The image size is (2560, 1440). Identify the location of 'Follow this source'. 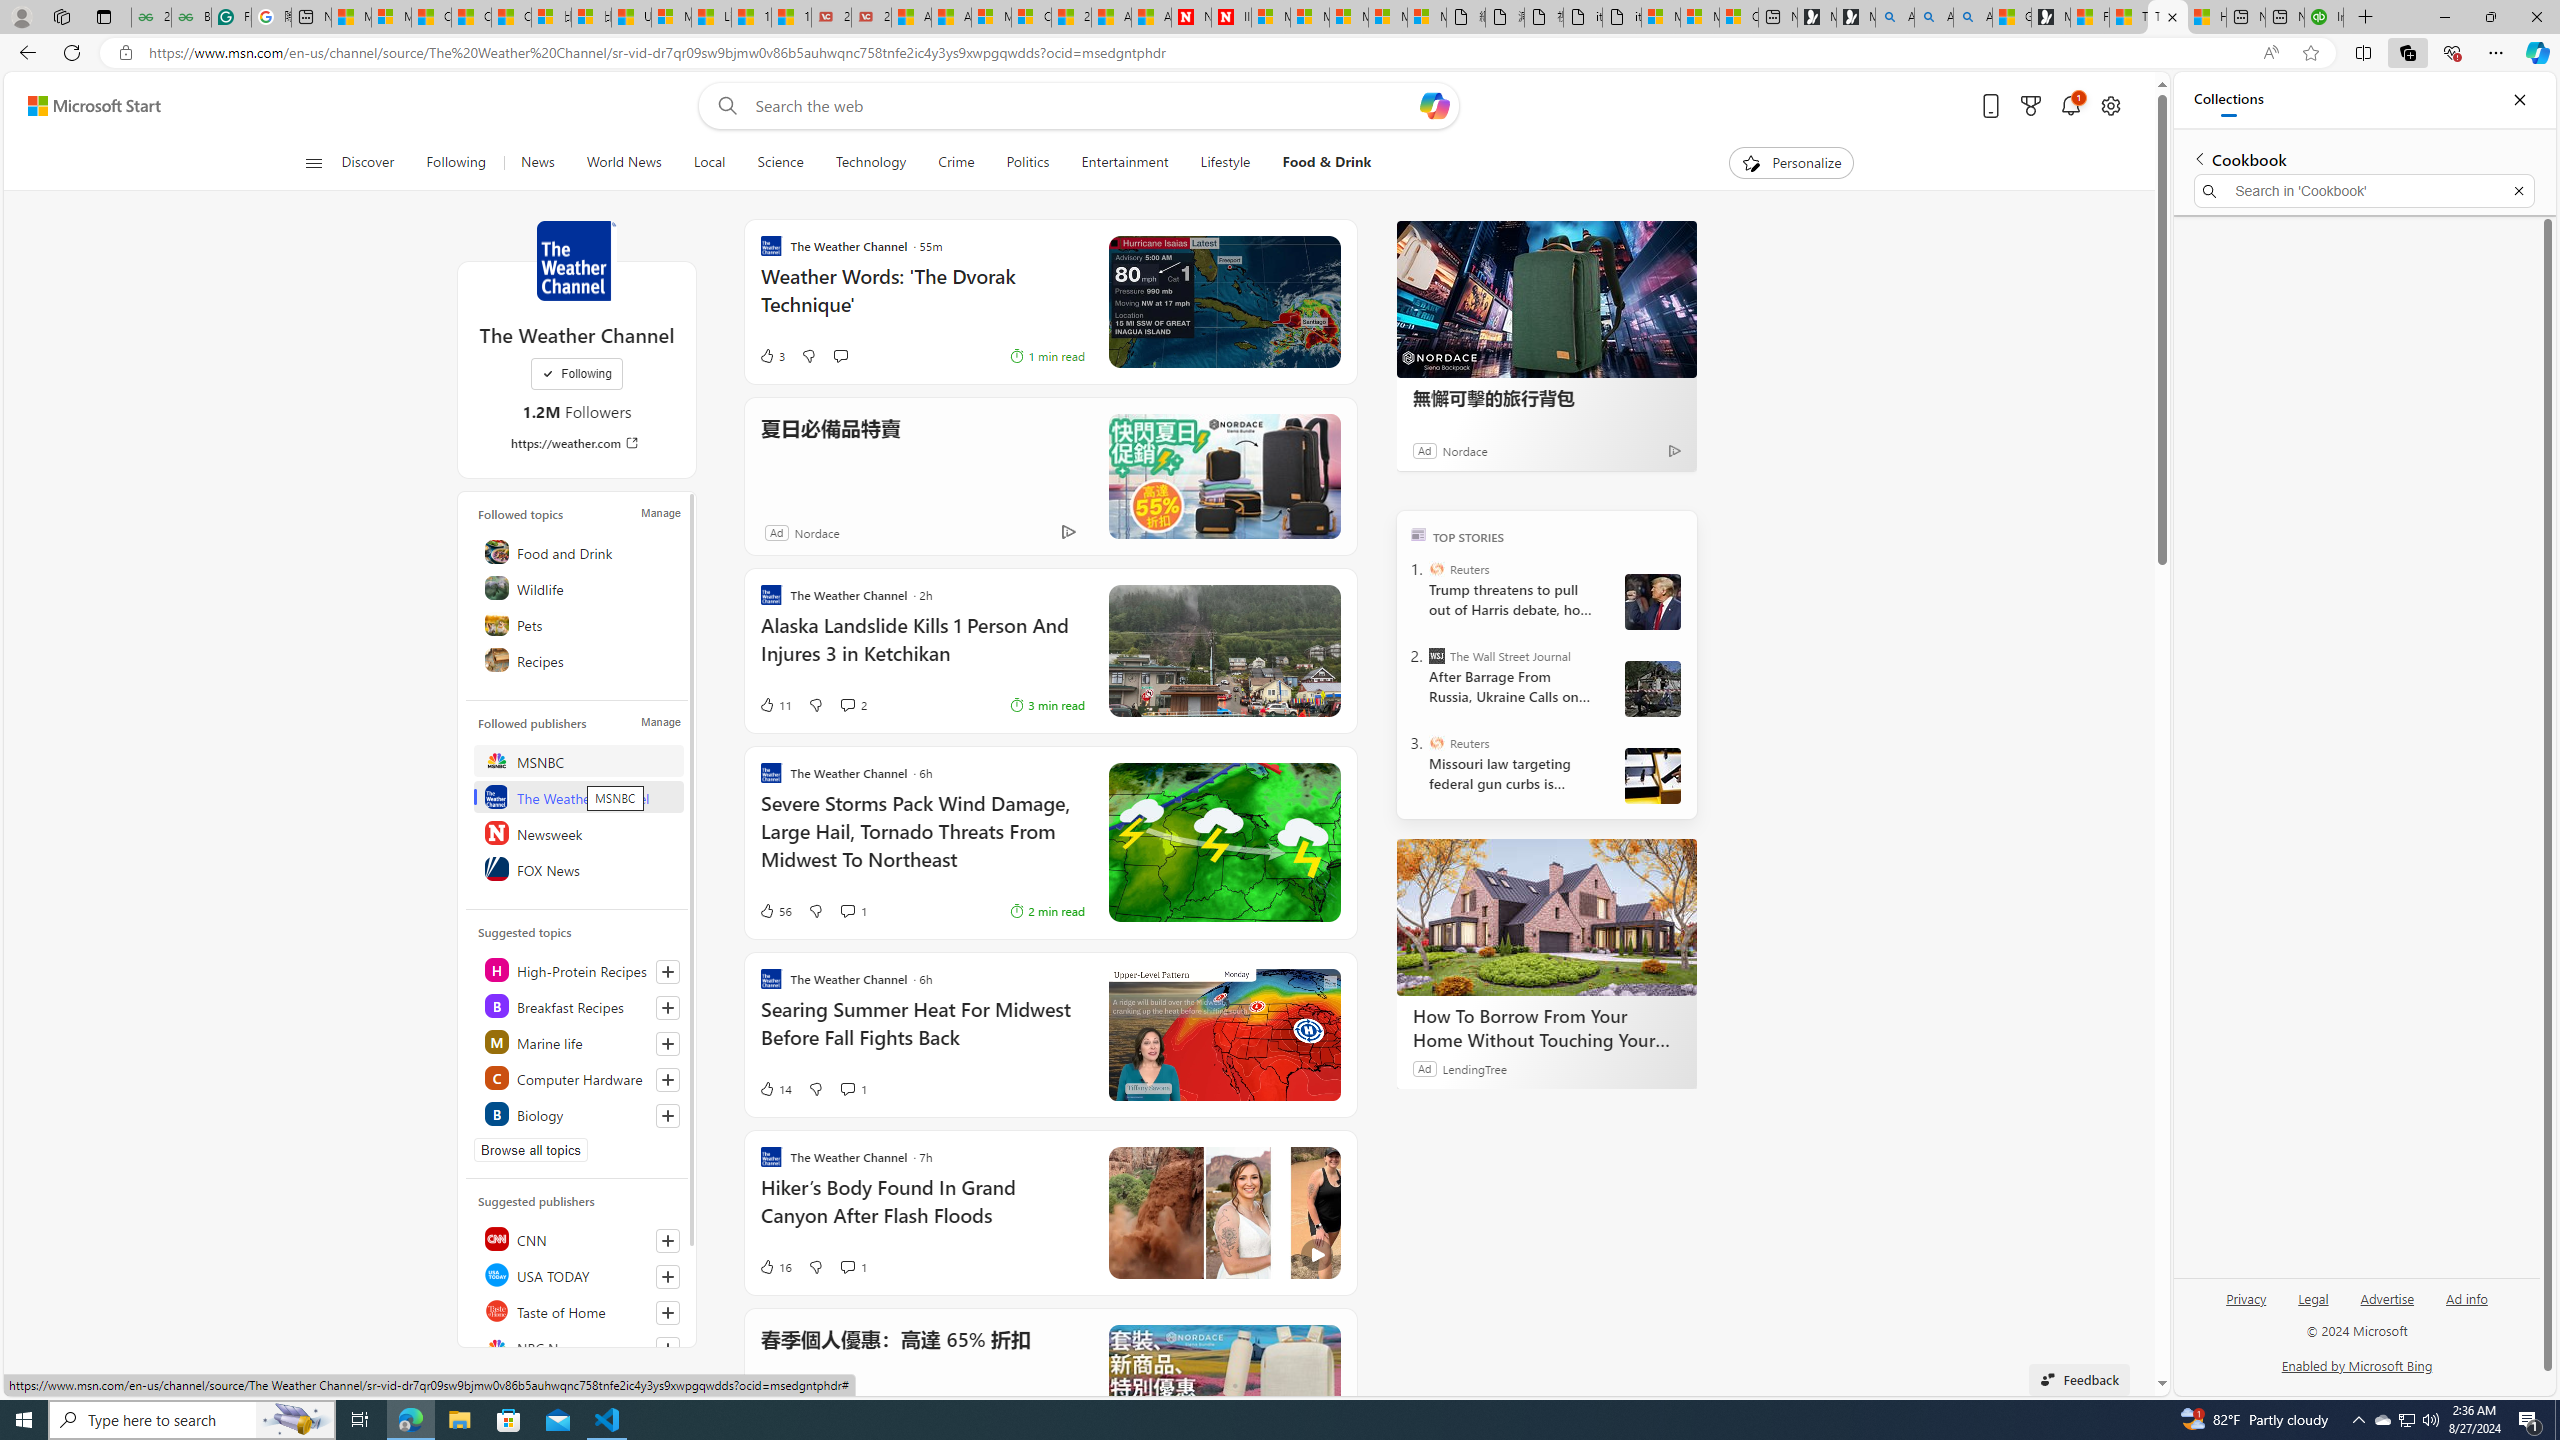
(668, 1348).